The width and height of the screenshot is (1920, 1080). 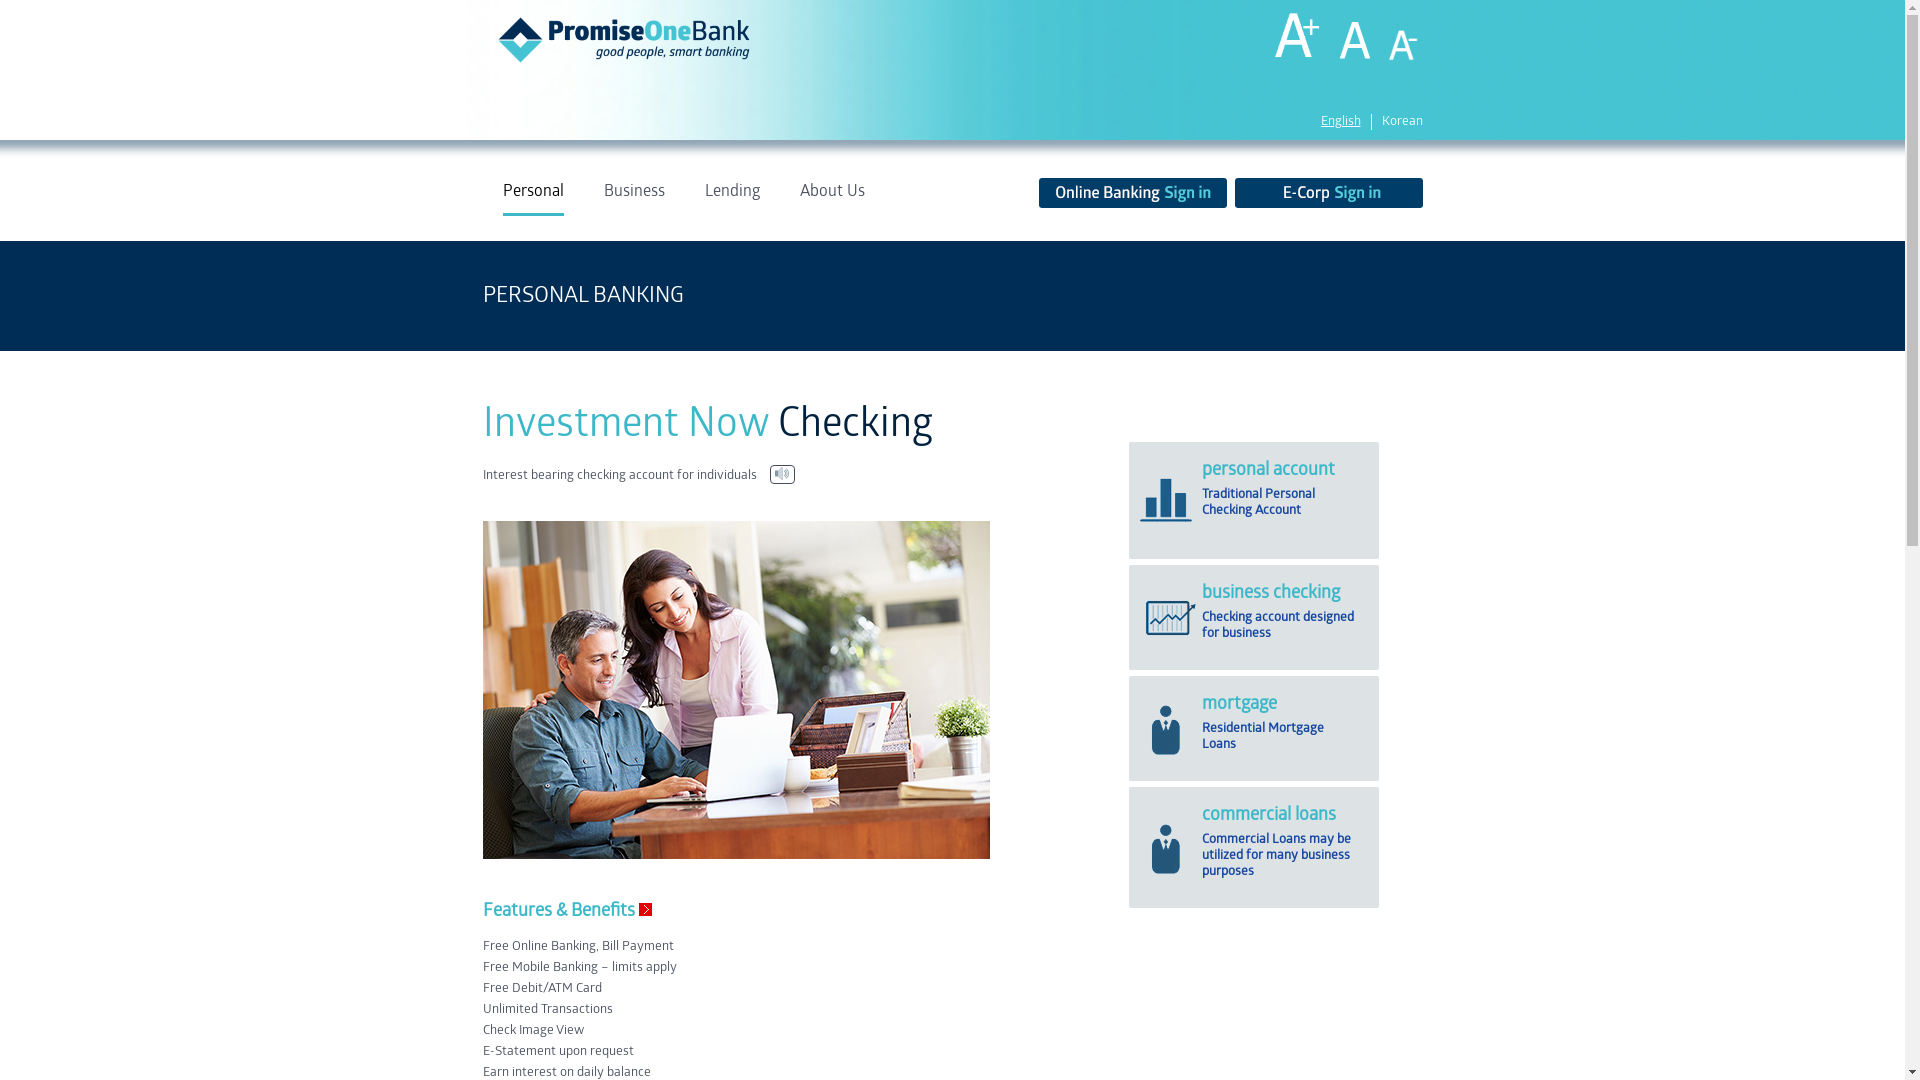 What do you see at coordinates (1401, 122) in the screenshot?
I see `'Korean'` at bounding box center [1401, 122].